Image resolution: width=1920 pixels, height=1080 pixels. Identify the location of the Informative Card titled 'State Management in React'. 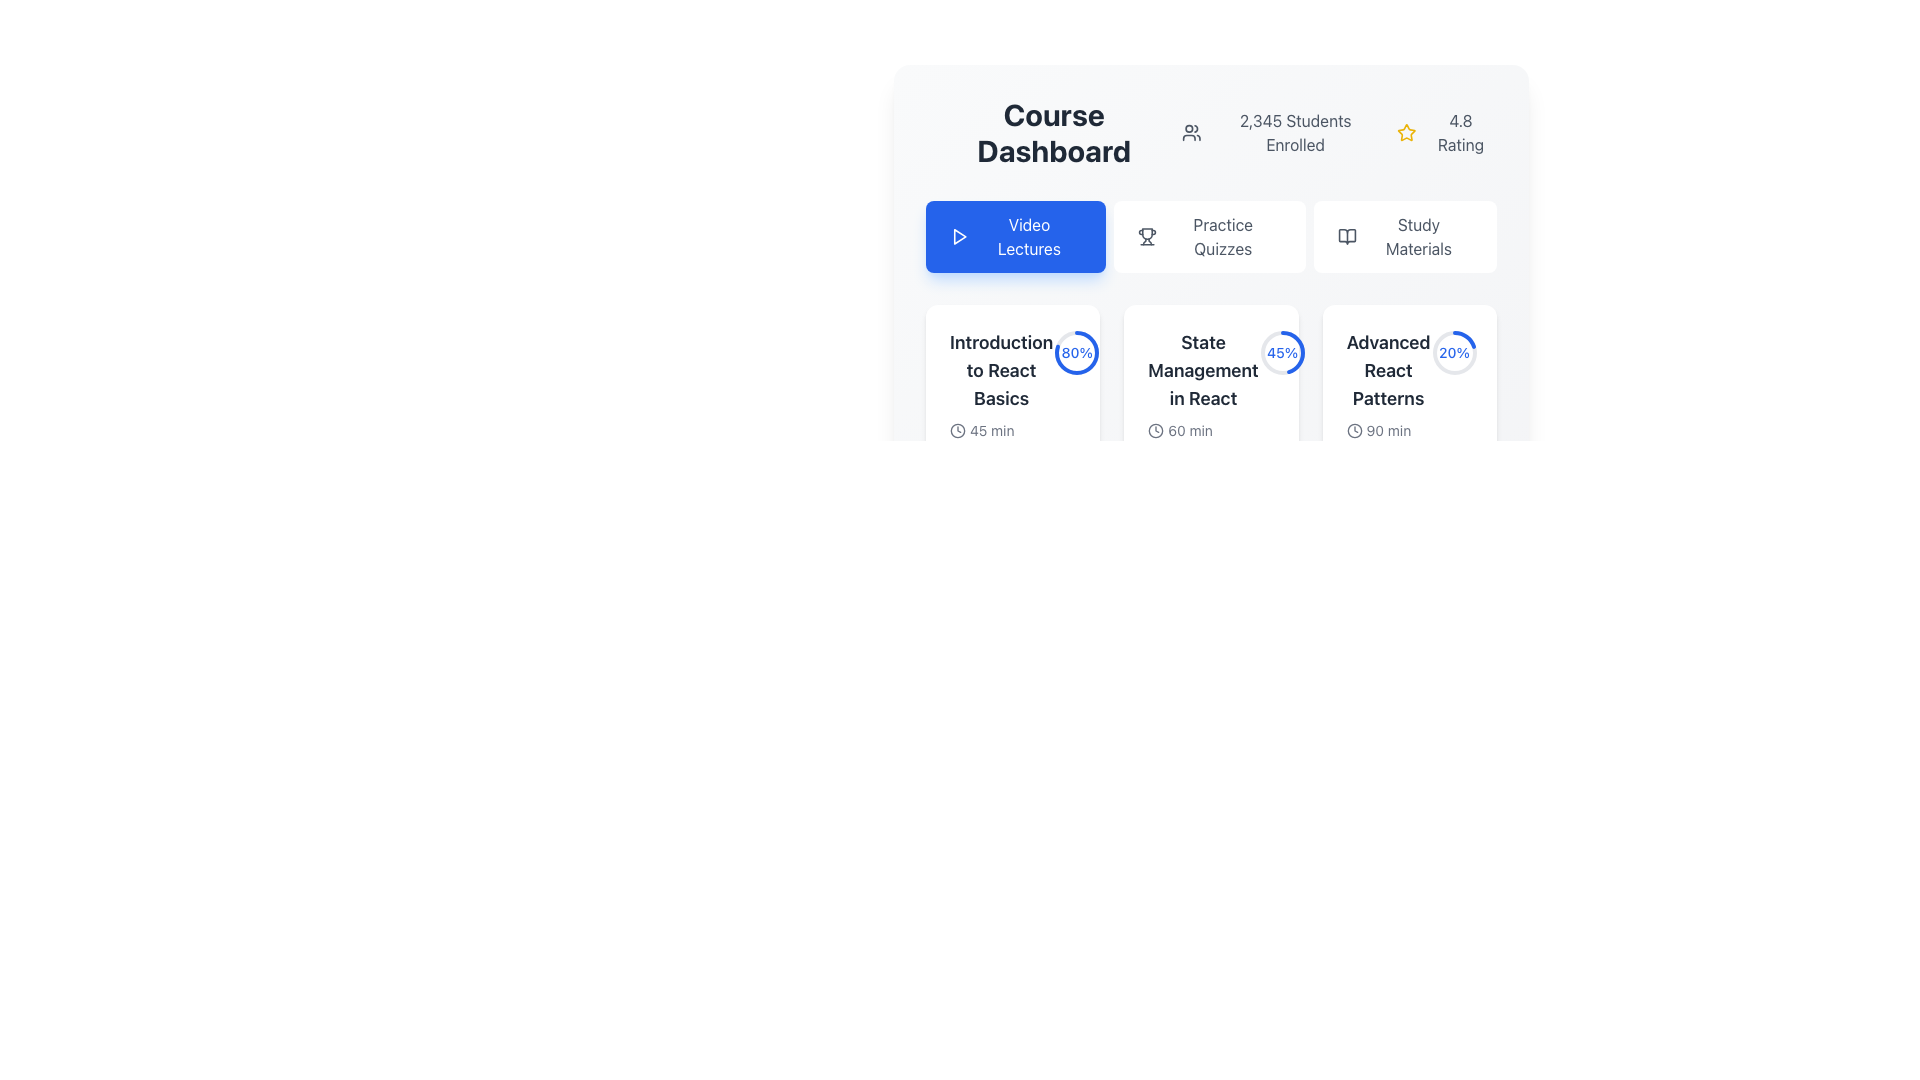
(1210, 430).